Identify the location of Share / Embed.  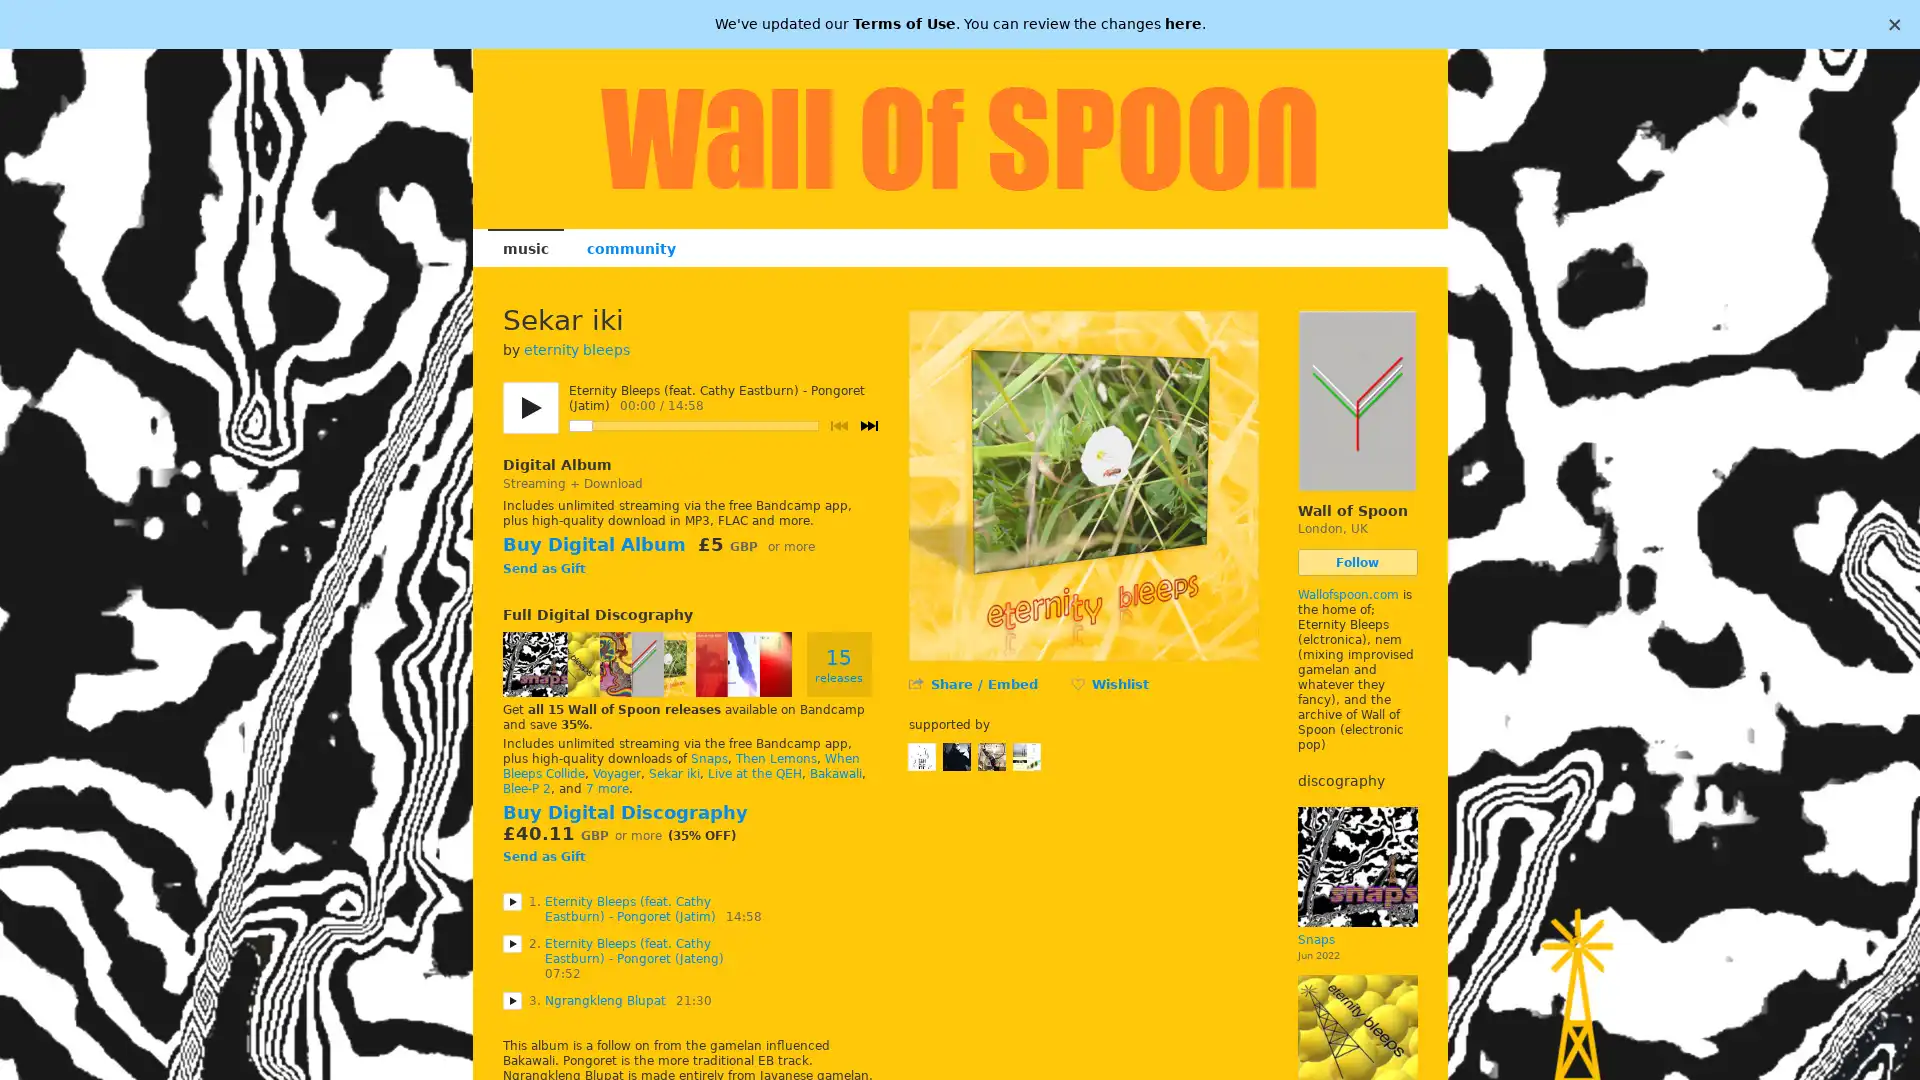
(983, 683).